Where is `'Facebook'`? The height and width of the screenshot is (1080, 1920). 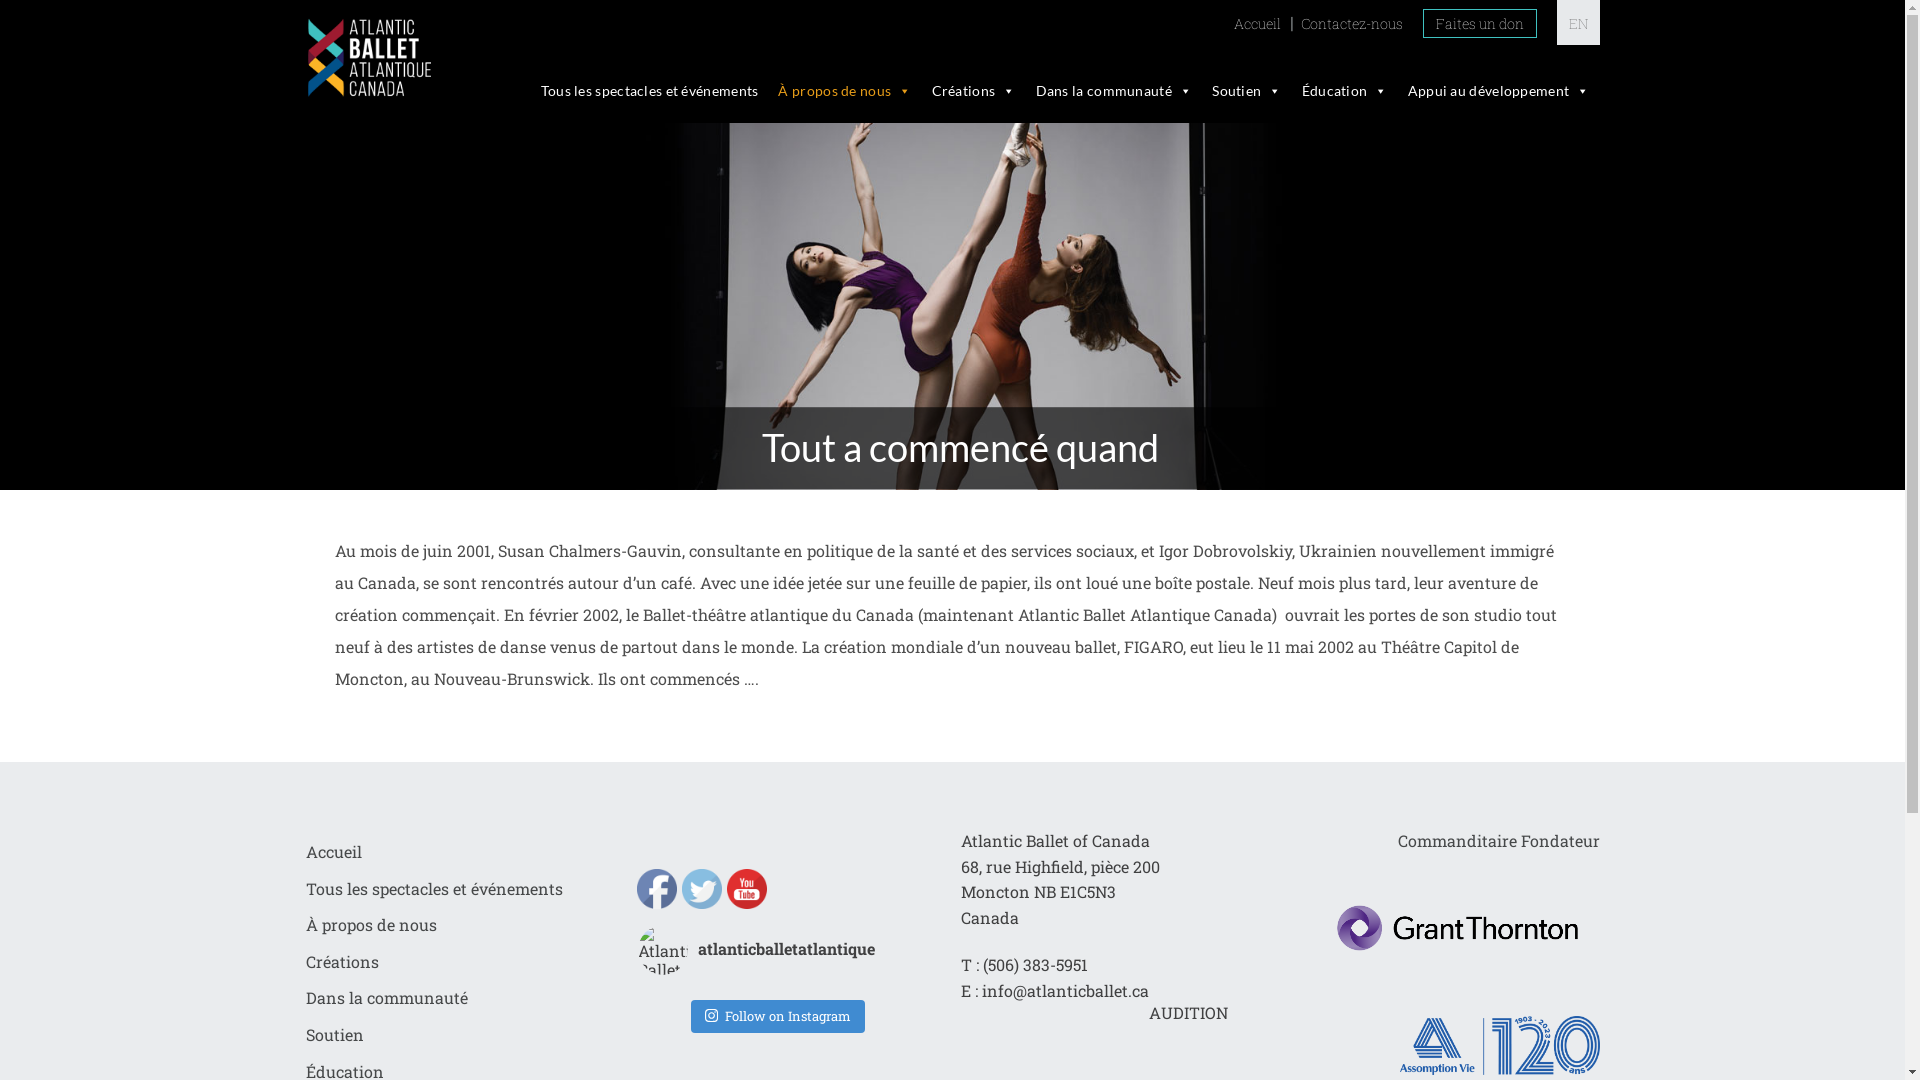
'Facebook' is located at coordinates (657, 887).